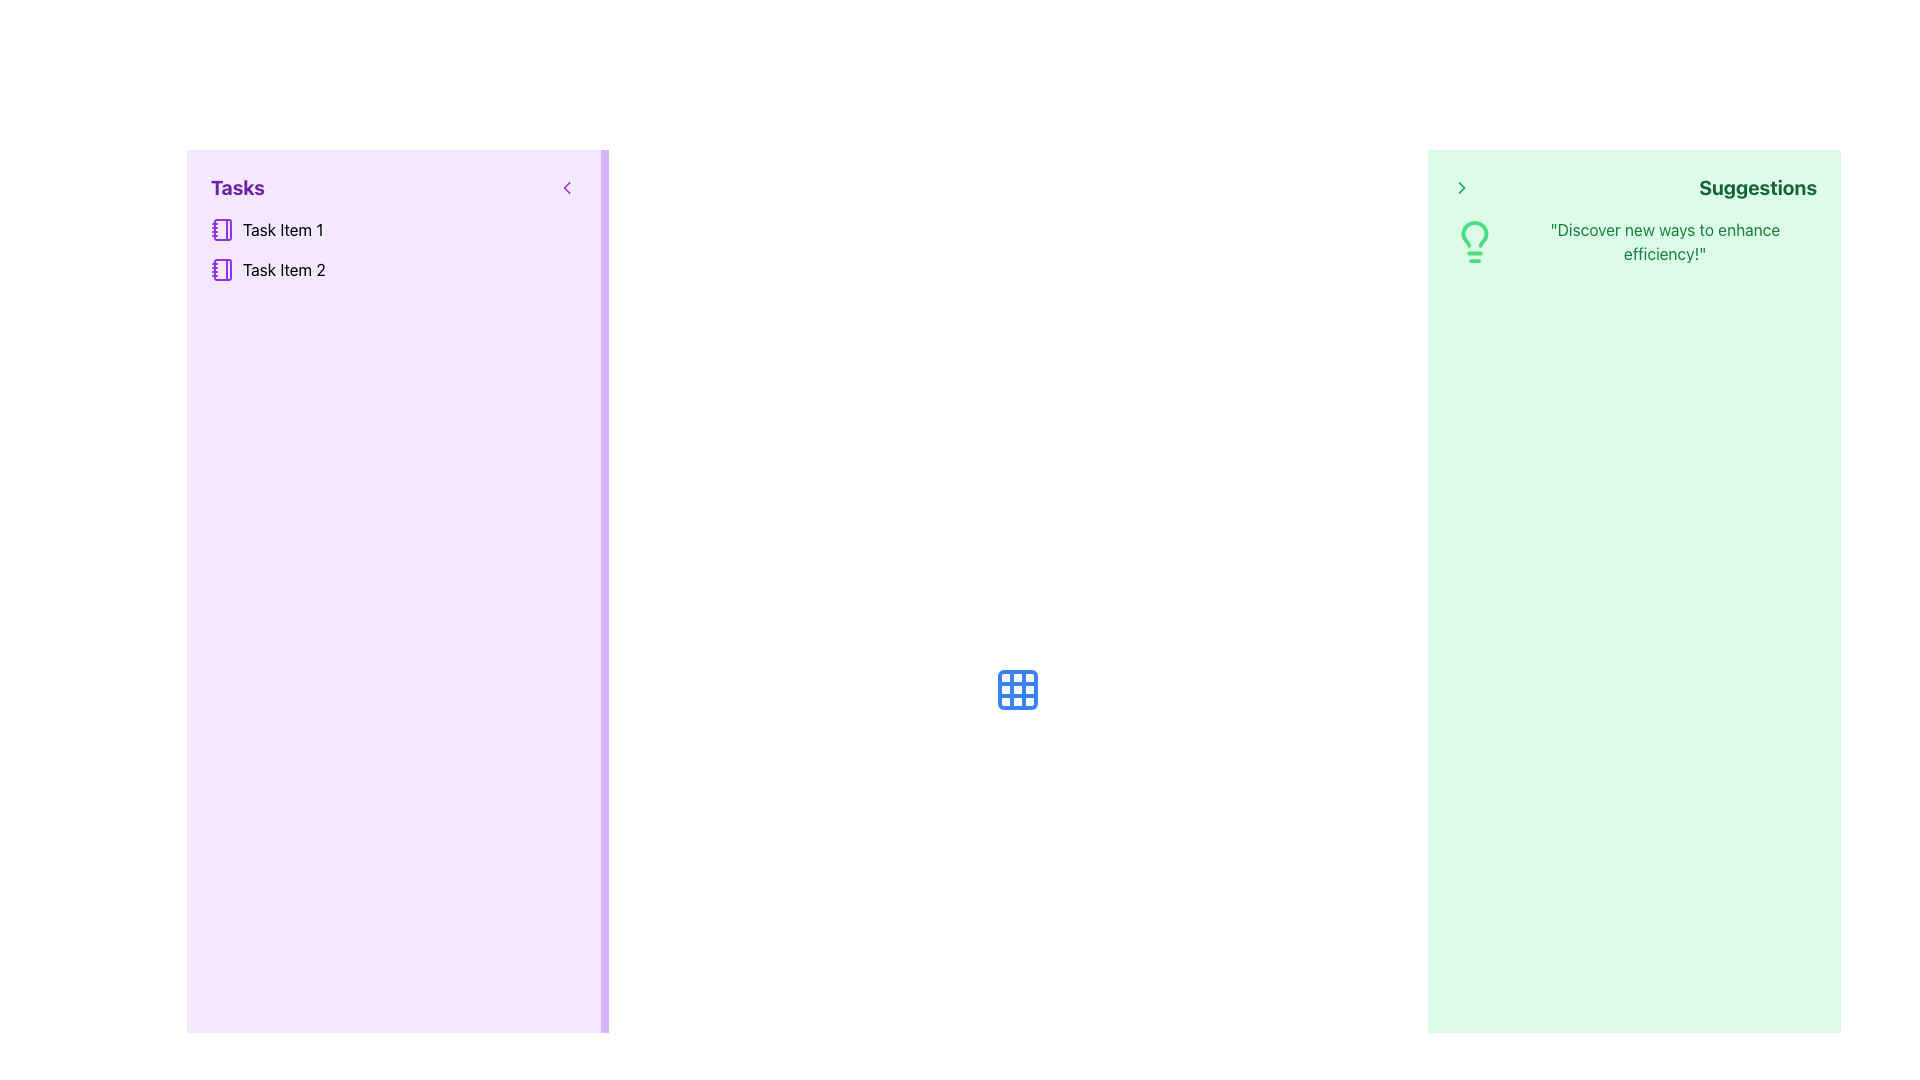  I want to click on the chevron button located at the top-left of the 'Suggestions' section, so click(1461, 188).